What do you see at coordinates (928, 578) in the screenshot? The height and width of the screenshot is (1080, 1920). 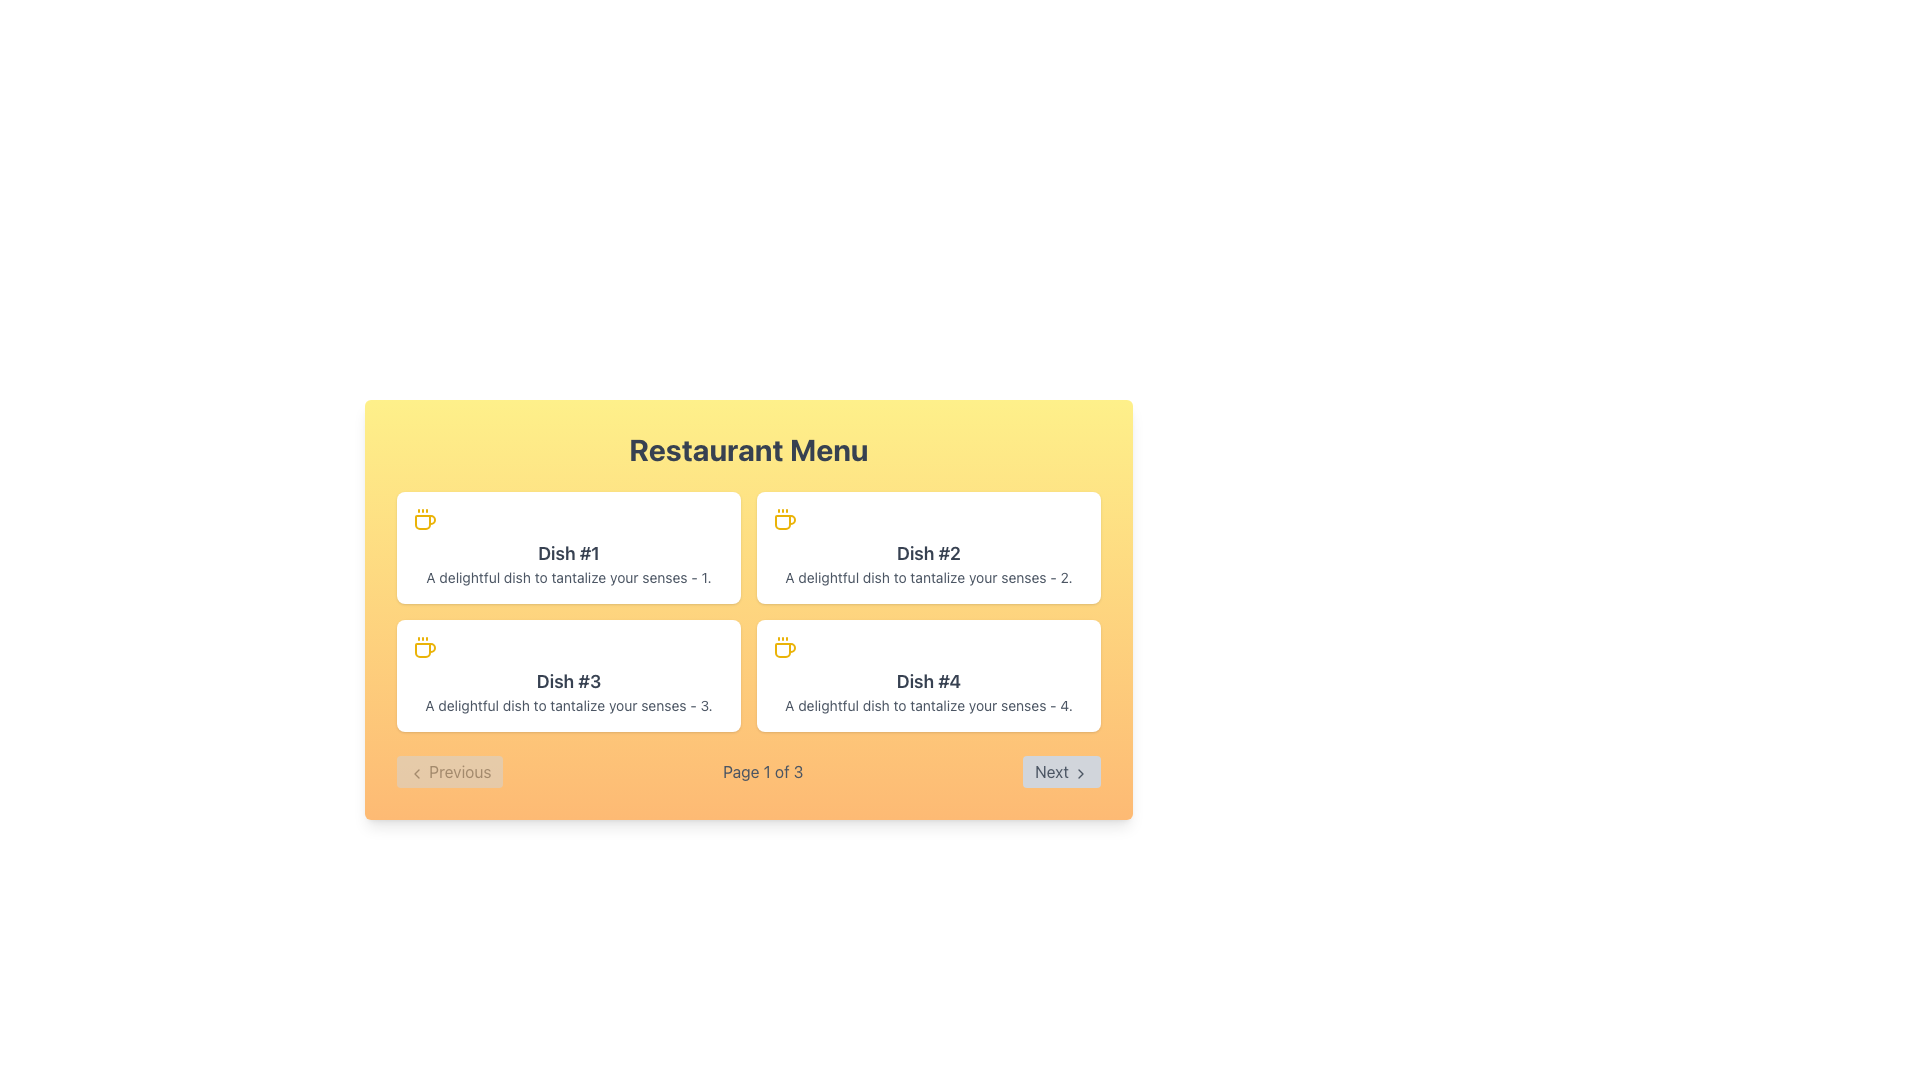 I see `descriptive text displaying 'A delightful dish to tantalize your senses - 2.' located below the title 'Dish #2' in the top-right dish card of the menu` at bounding box center [928, 578].